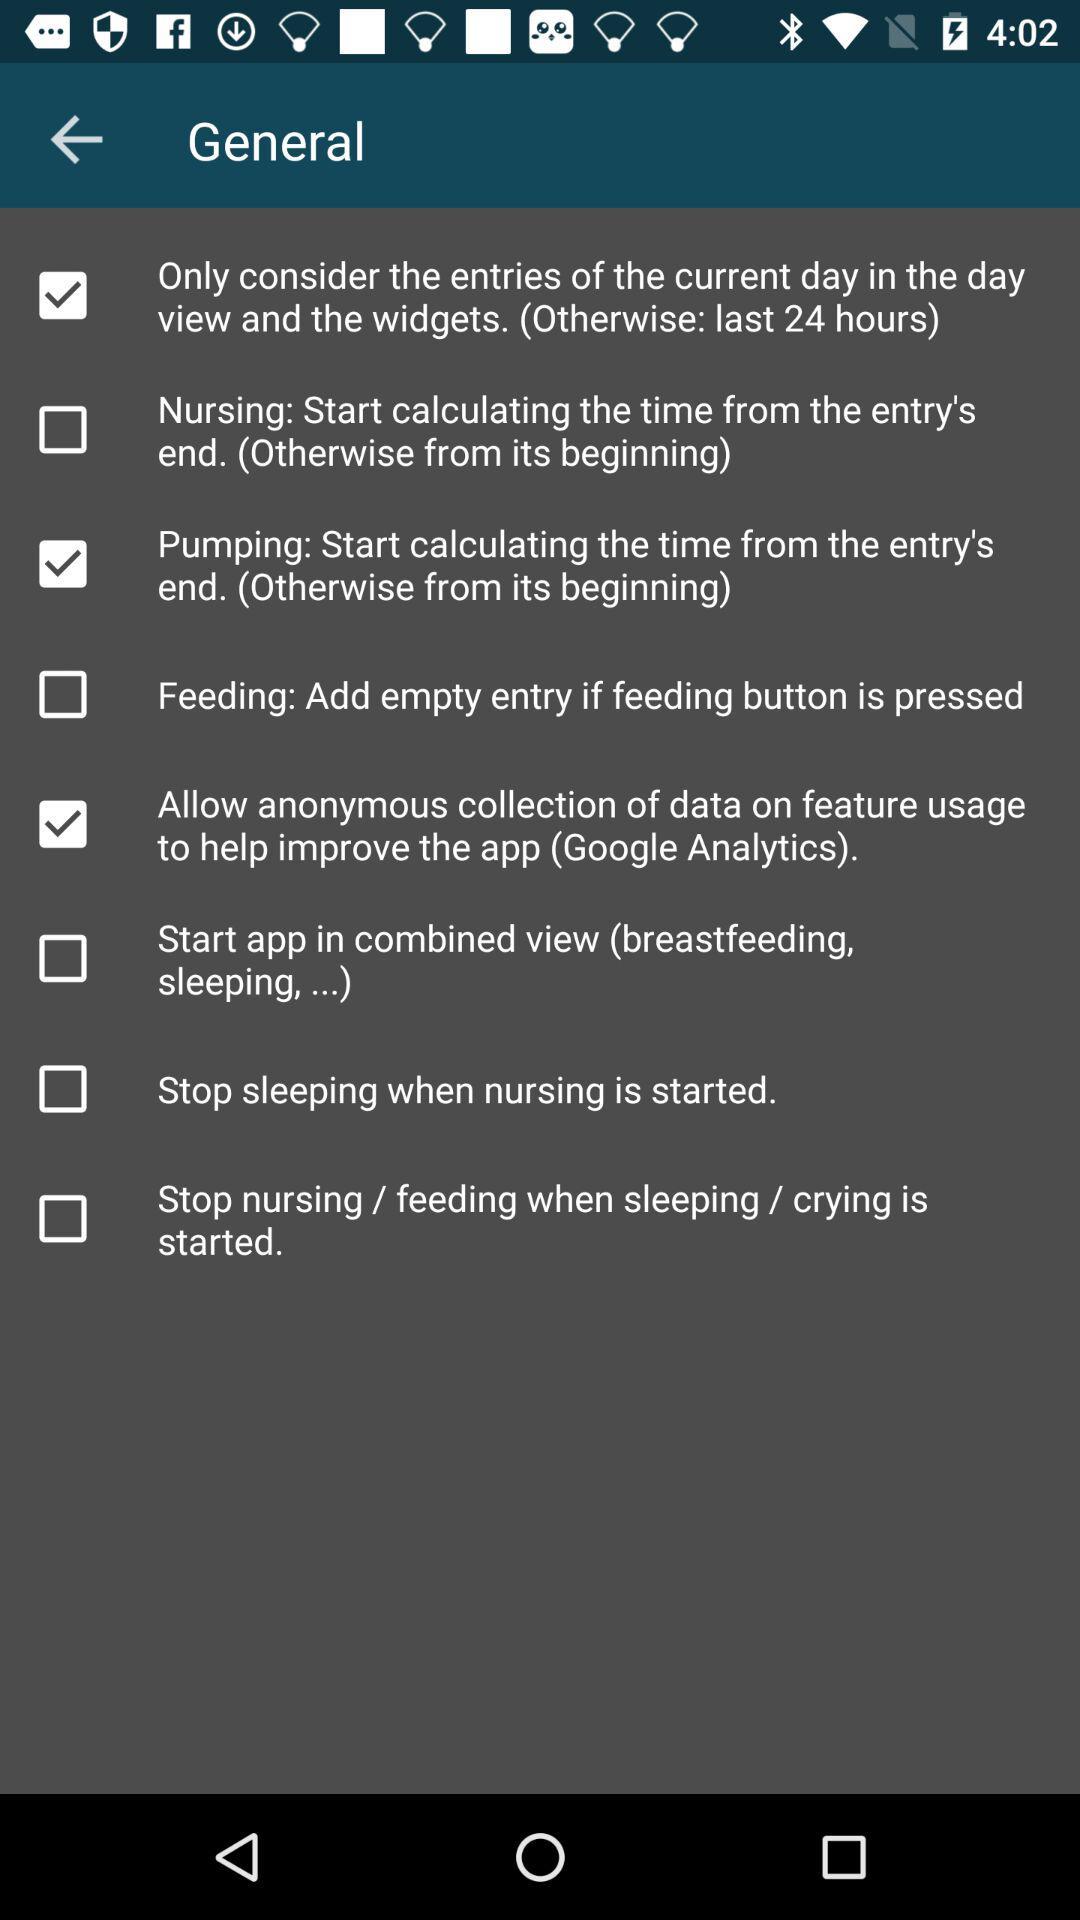 This screenshot has height=1920, width=1080. Describe the element at coordinates (61, 294) in the screenshot. I see `this field` at that location.